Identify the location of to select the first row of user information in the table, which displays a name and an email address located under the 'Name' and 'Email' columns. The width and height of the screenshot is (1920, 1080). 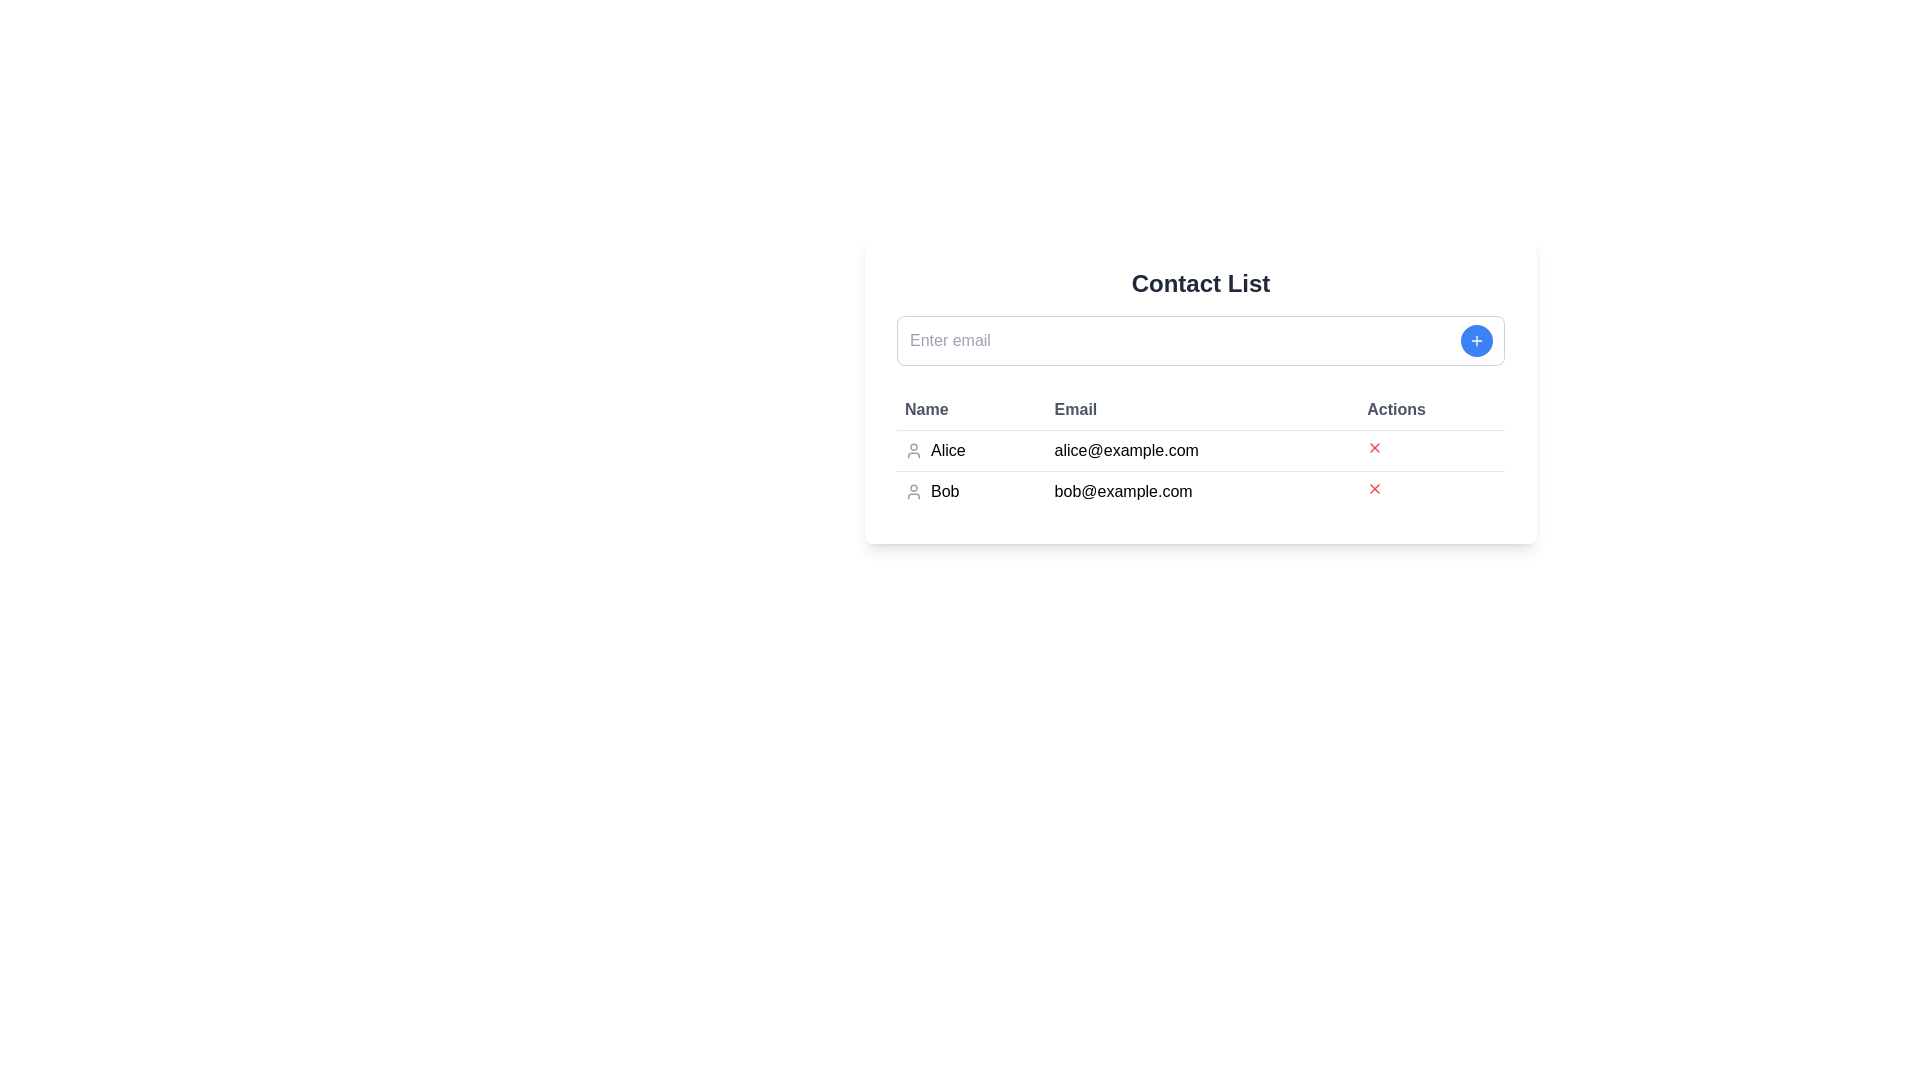
(1200, 451).